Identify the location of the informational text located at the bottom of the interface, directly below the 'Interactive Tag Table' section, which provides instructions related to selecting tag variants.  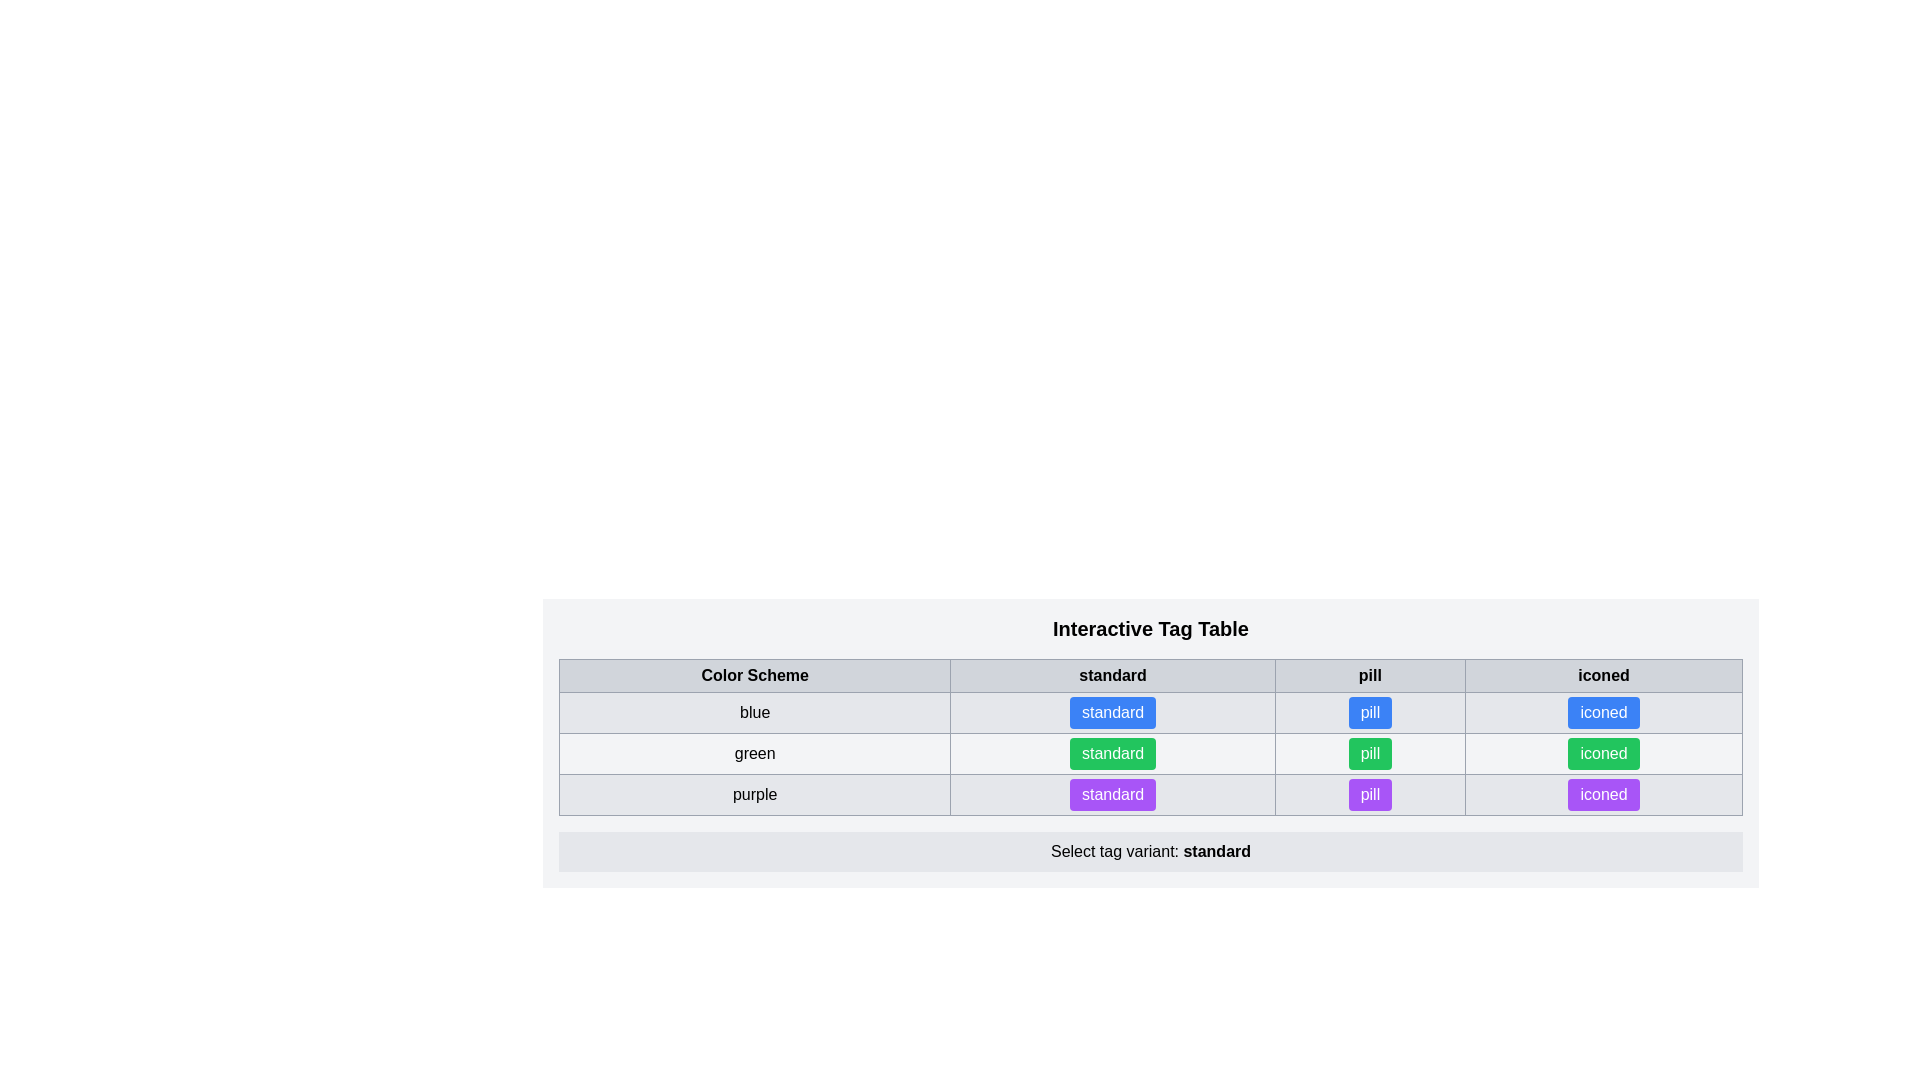
(1151, 852).